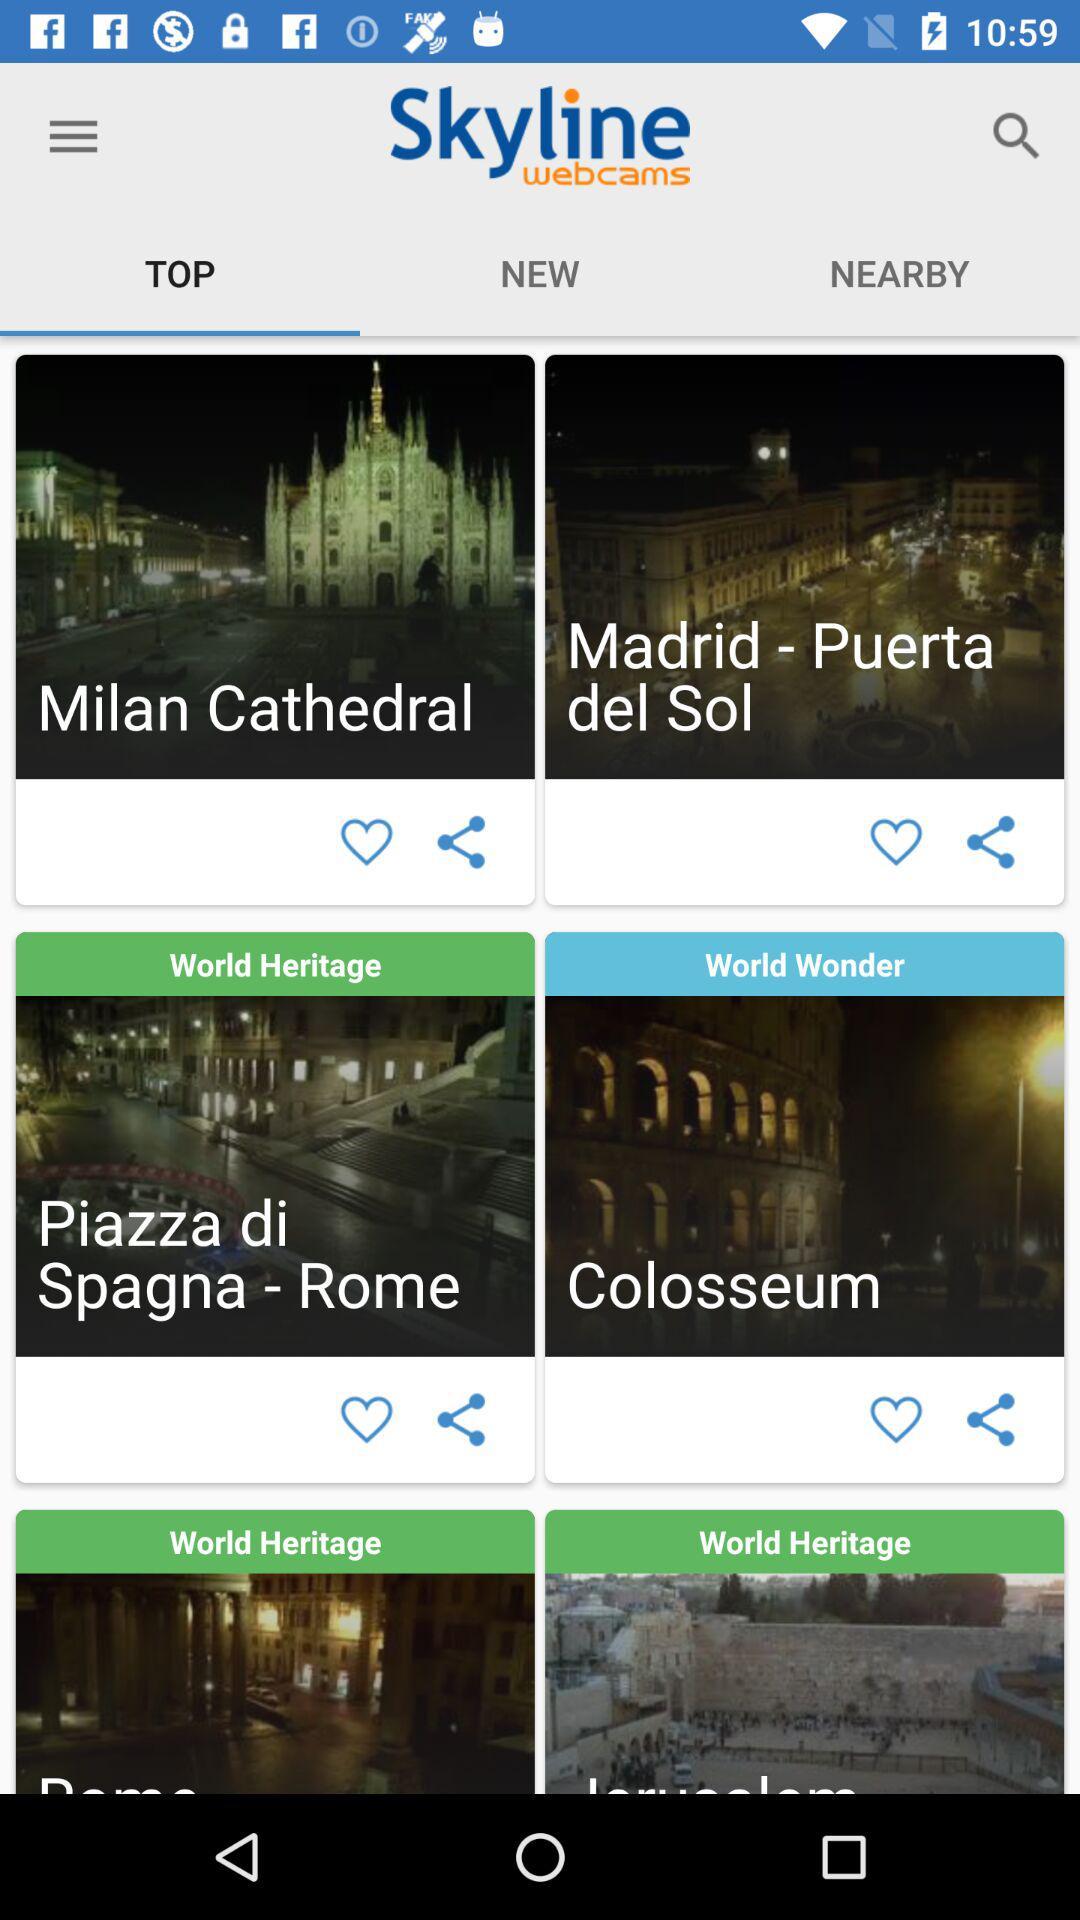 This screenshot has width=1080, height=1920. I want to click on connect to others, so click(990, 842).